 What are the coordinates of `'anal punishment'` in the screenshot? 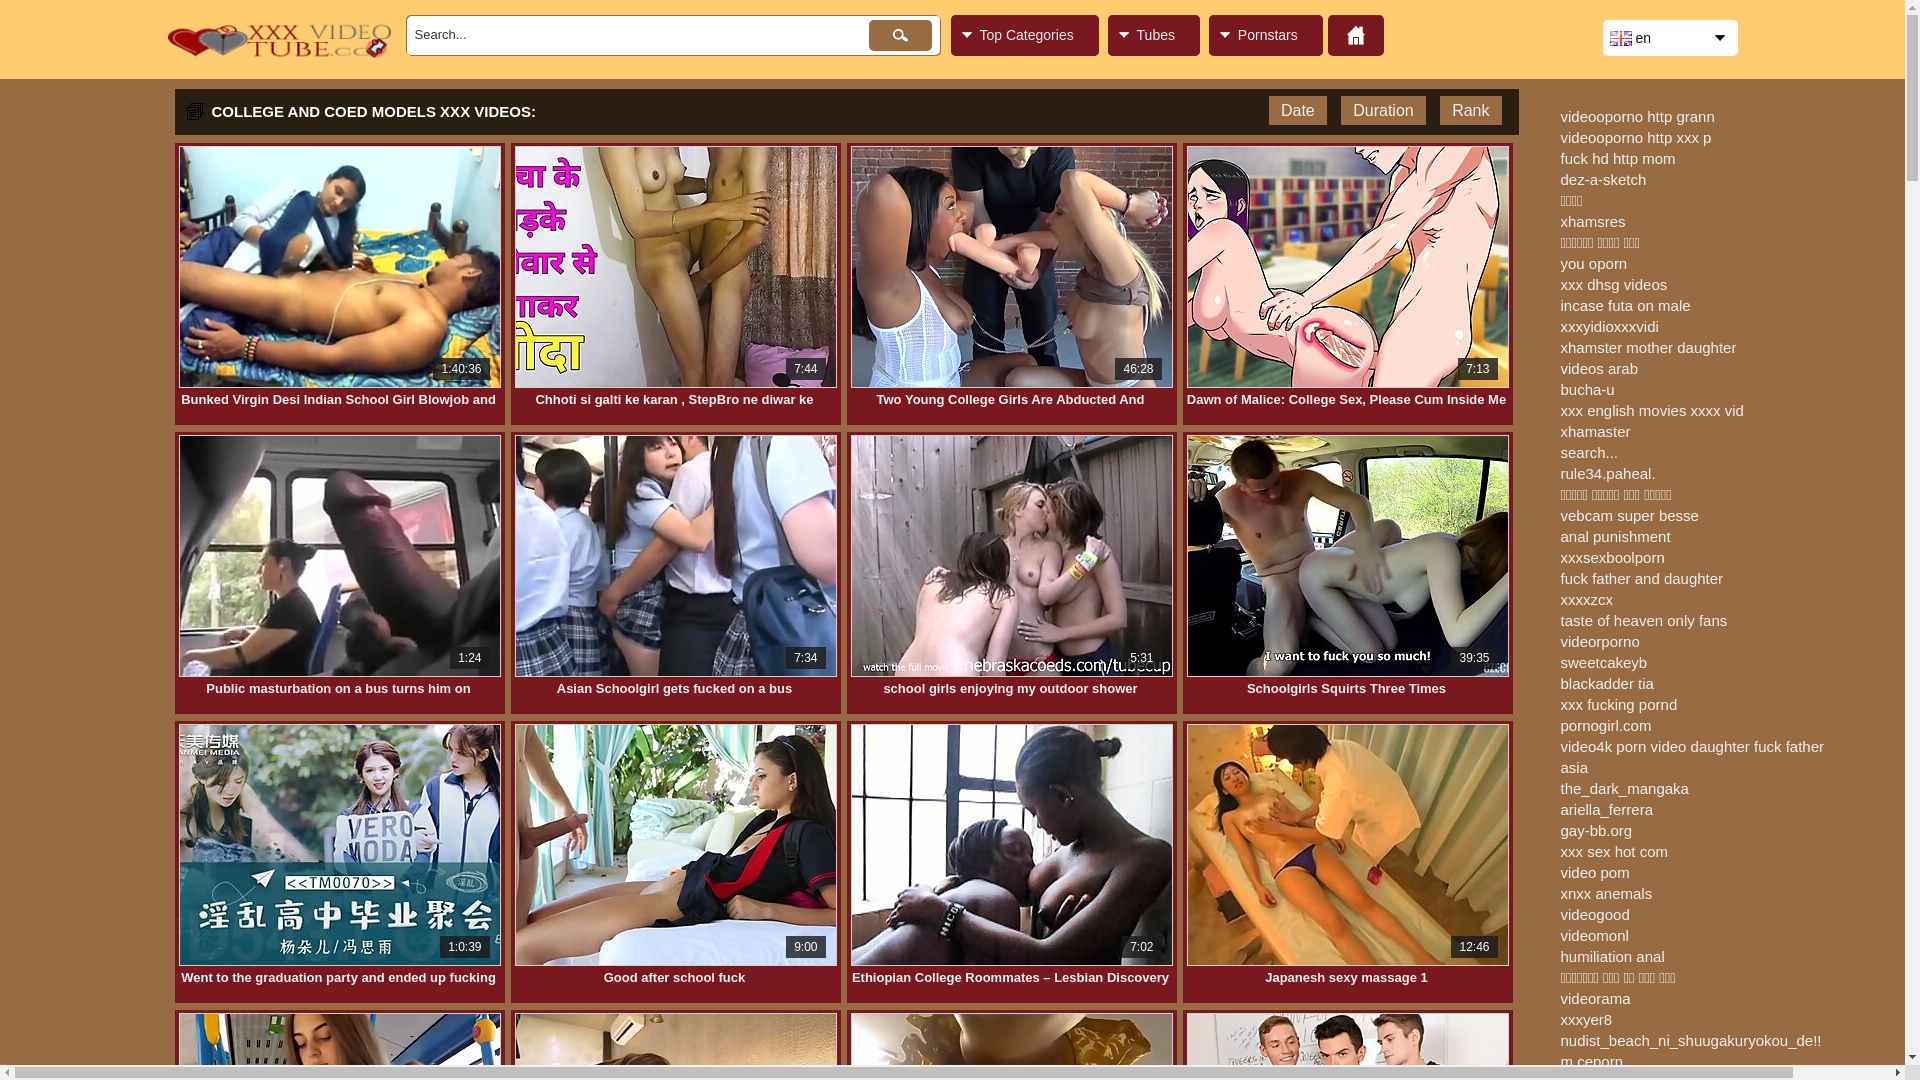 It's located at (1614, 535).